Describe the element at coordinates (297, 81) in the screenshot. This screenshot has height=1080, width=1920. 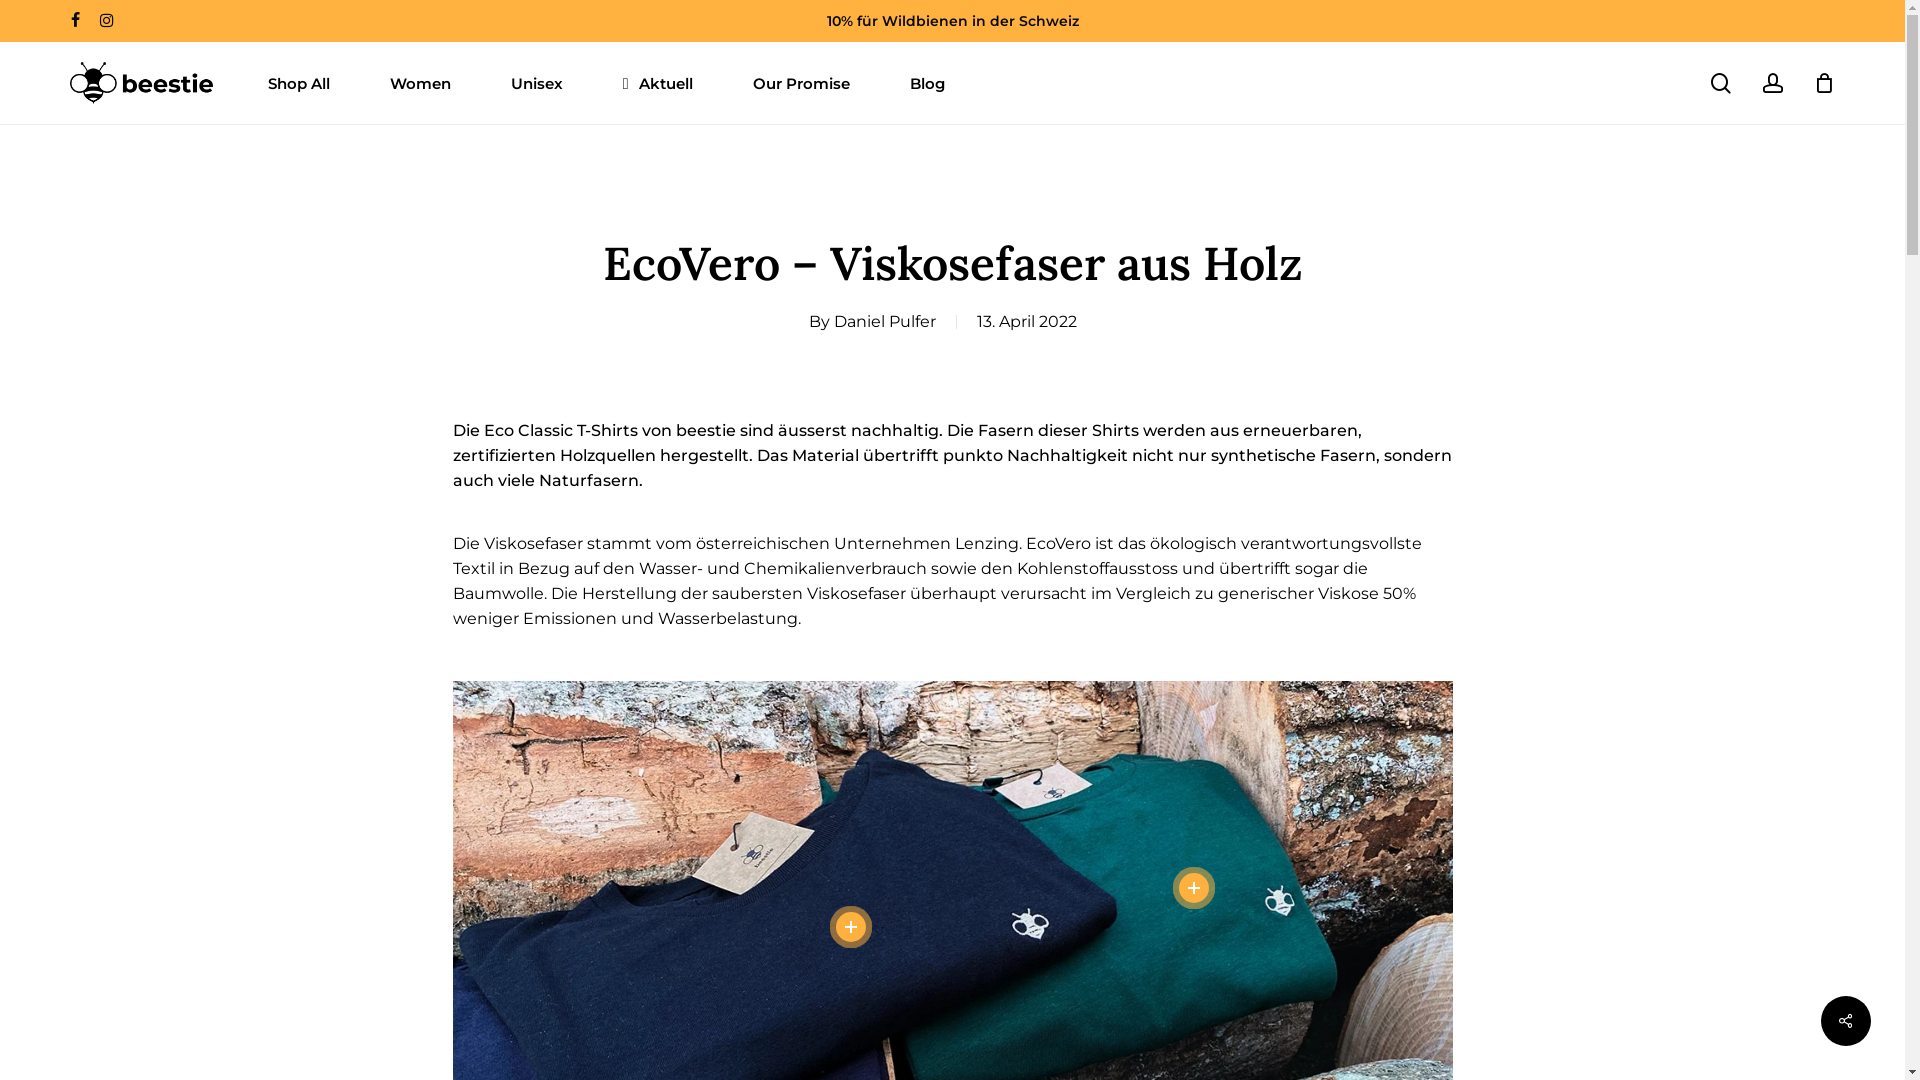
I see `'Shop All'` at that location.